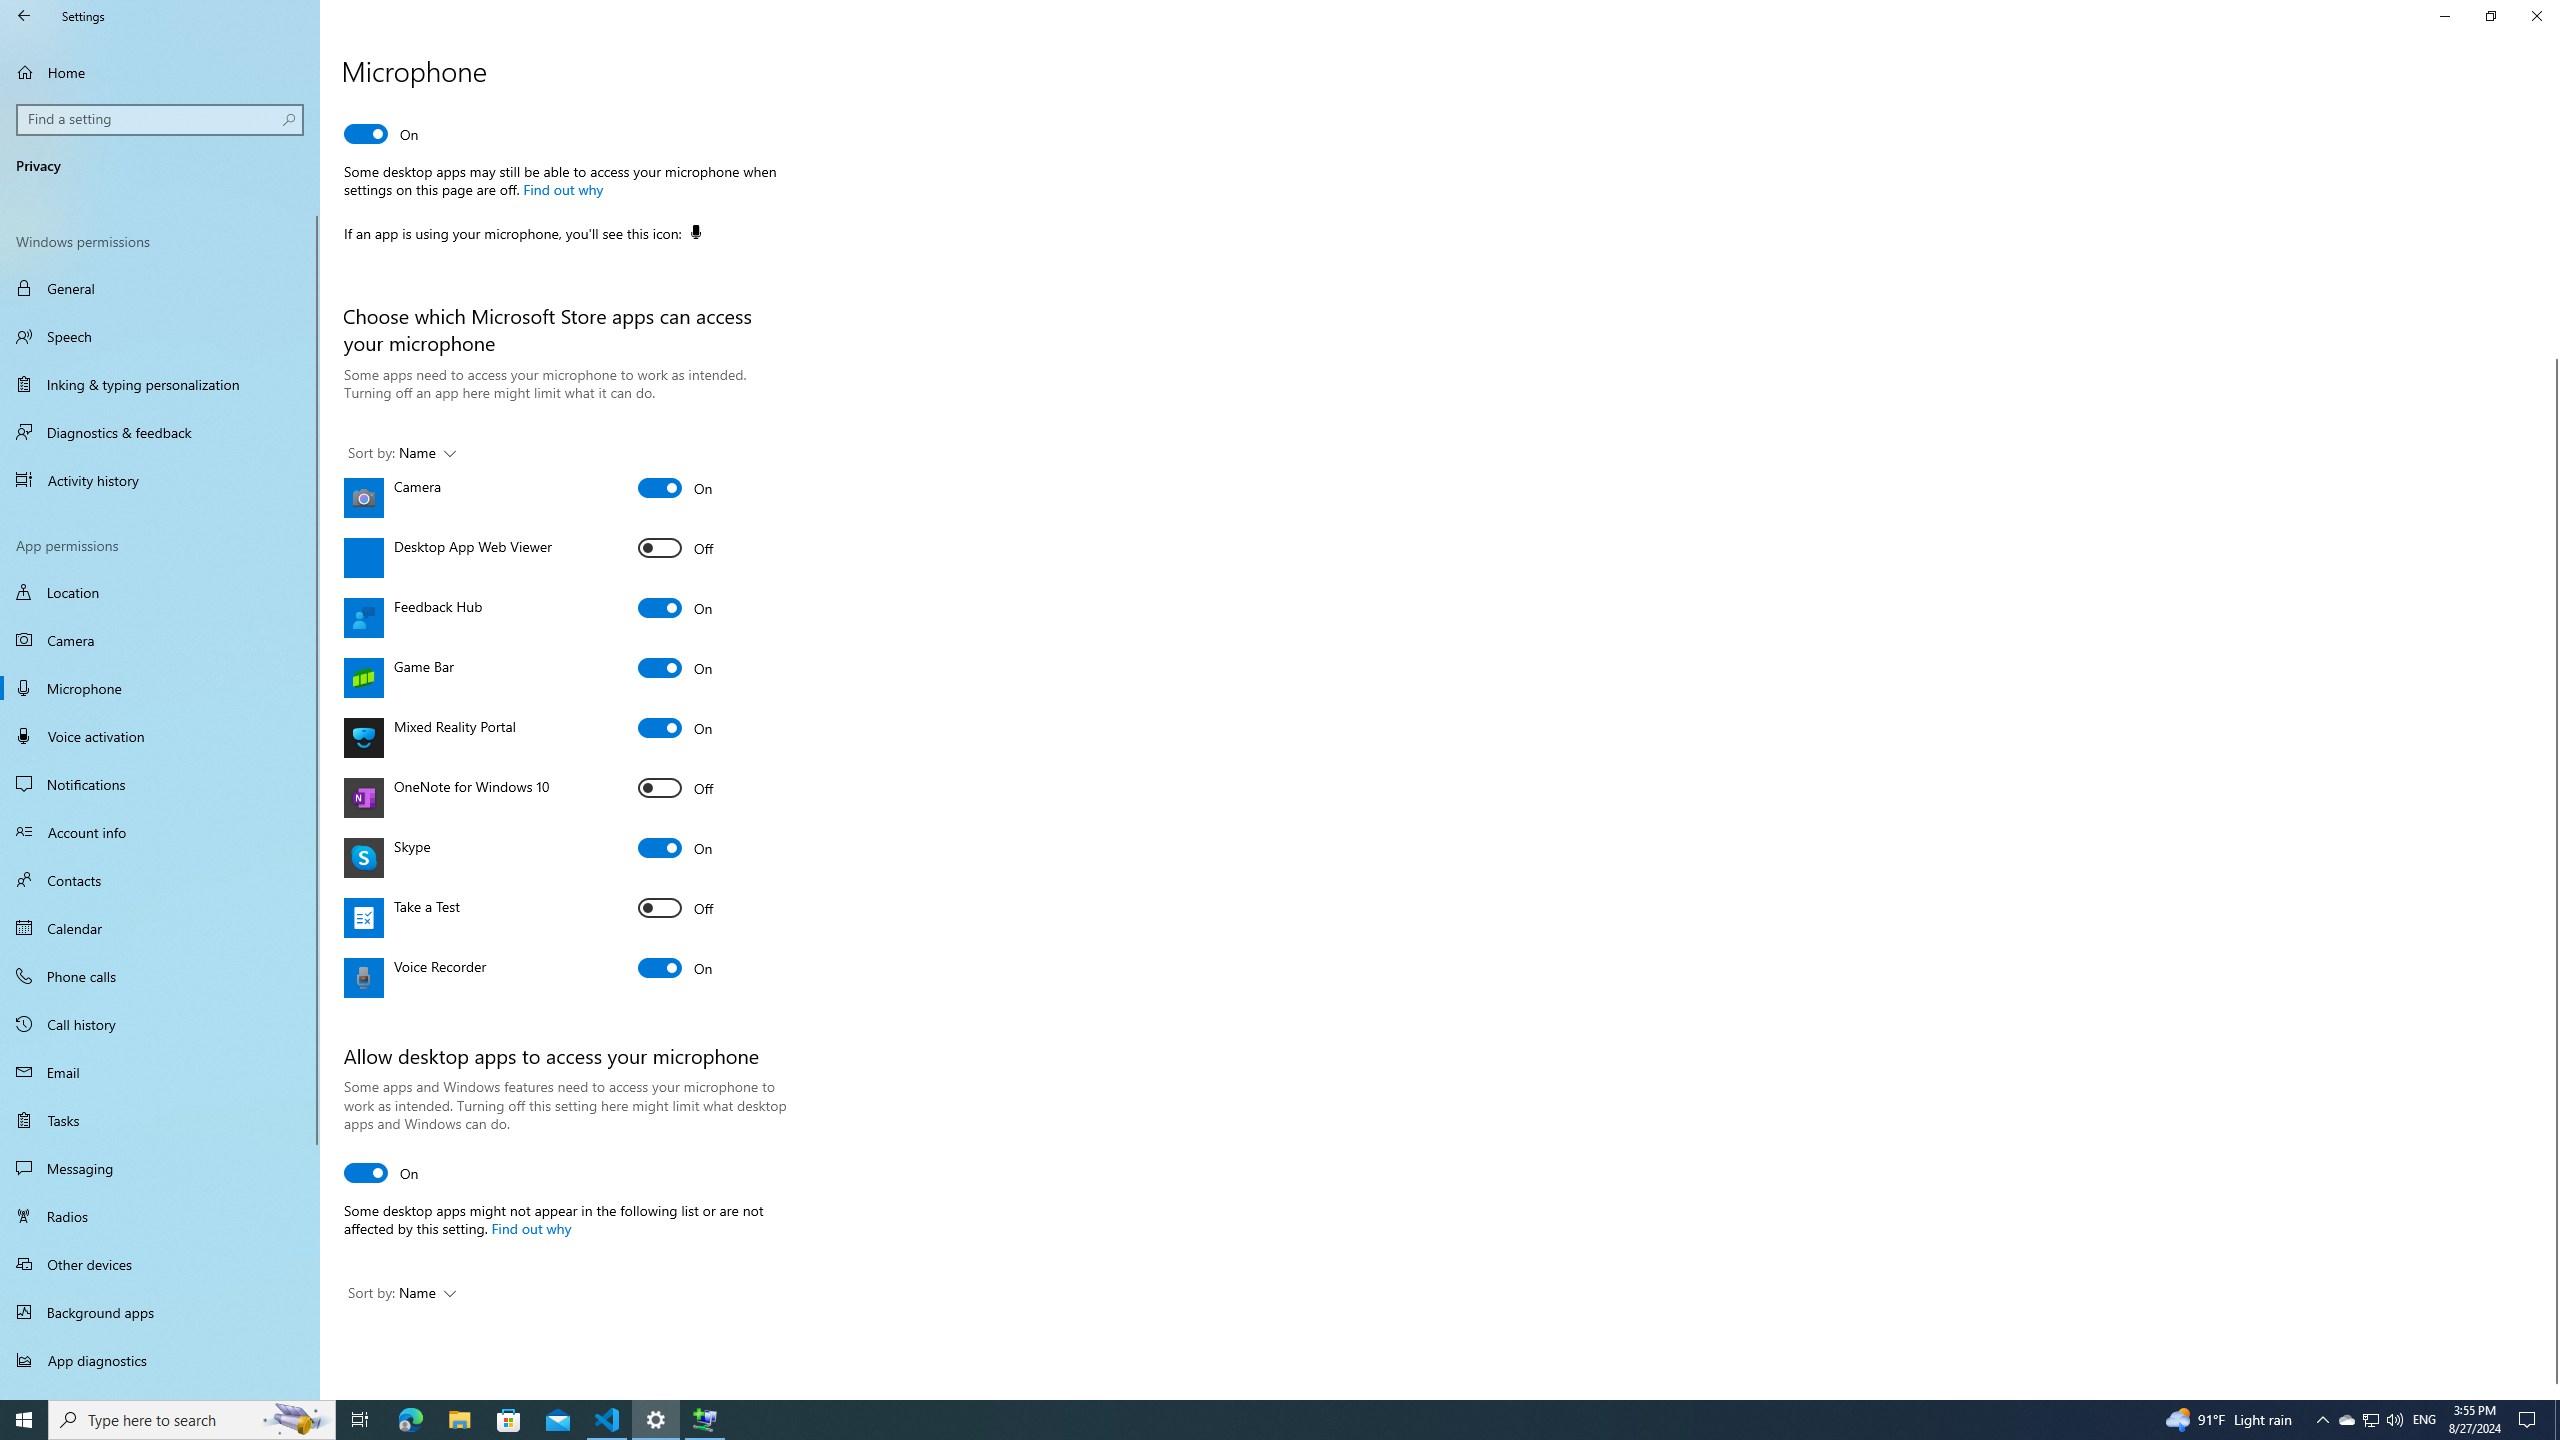 This screenshot has width=2560, height=1440. What do you see at coordinates (159, 686) in the screenshot?
I see `'Microphone'` at bounding box center [159, 686].